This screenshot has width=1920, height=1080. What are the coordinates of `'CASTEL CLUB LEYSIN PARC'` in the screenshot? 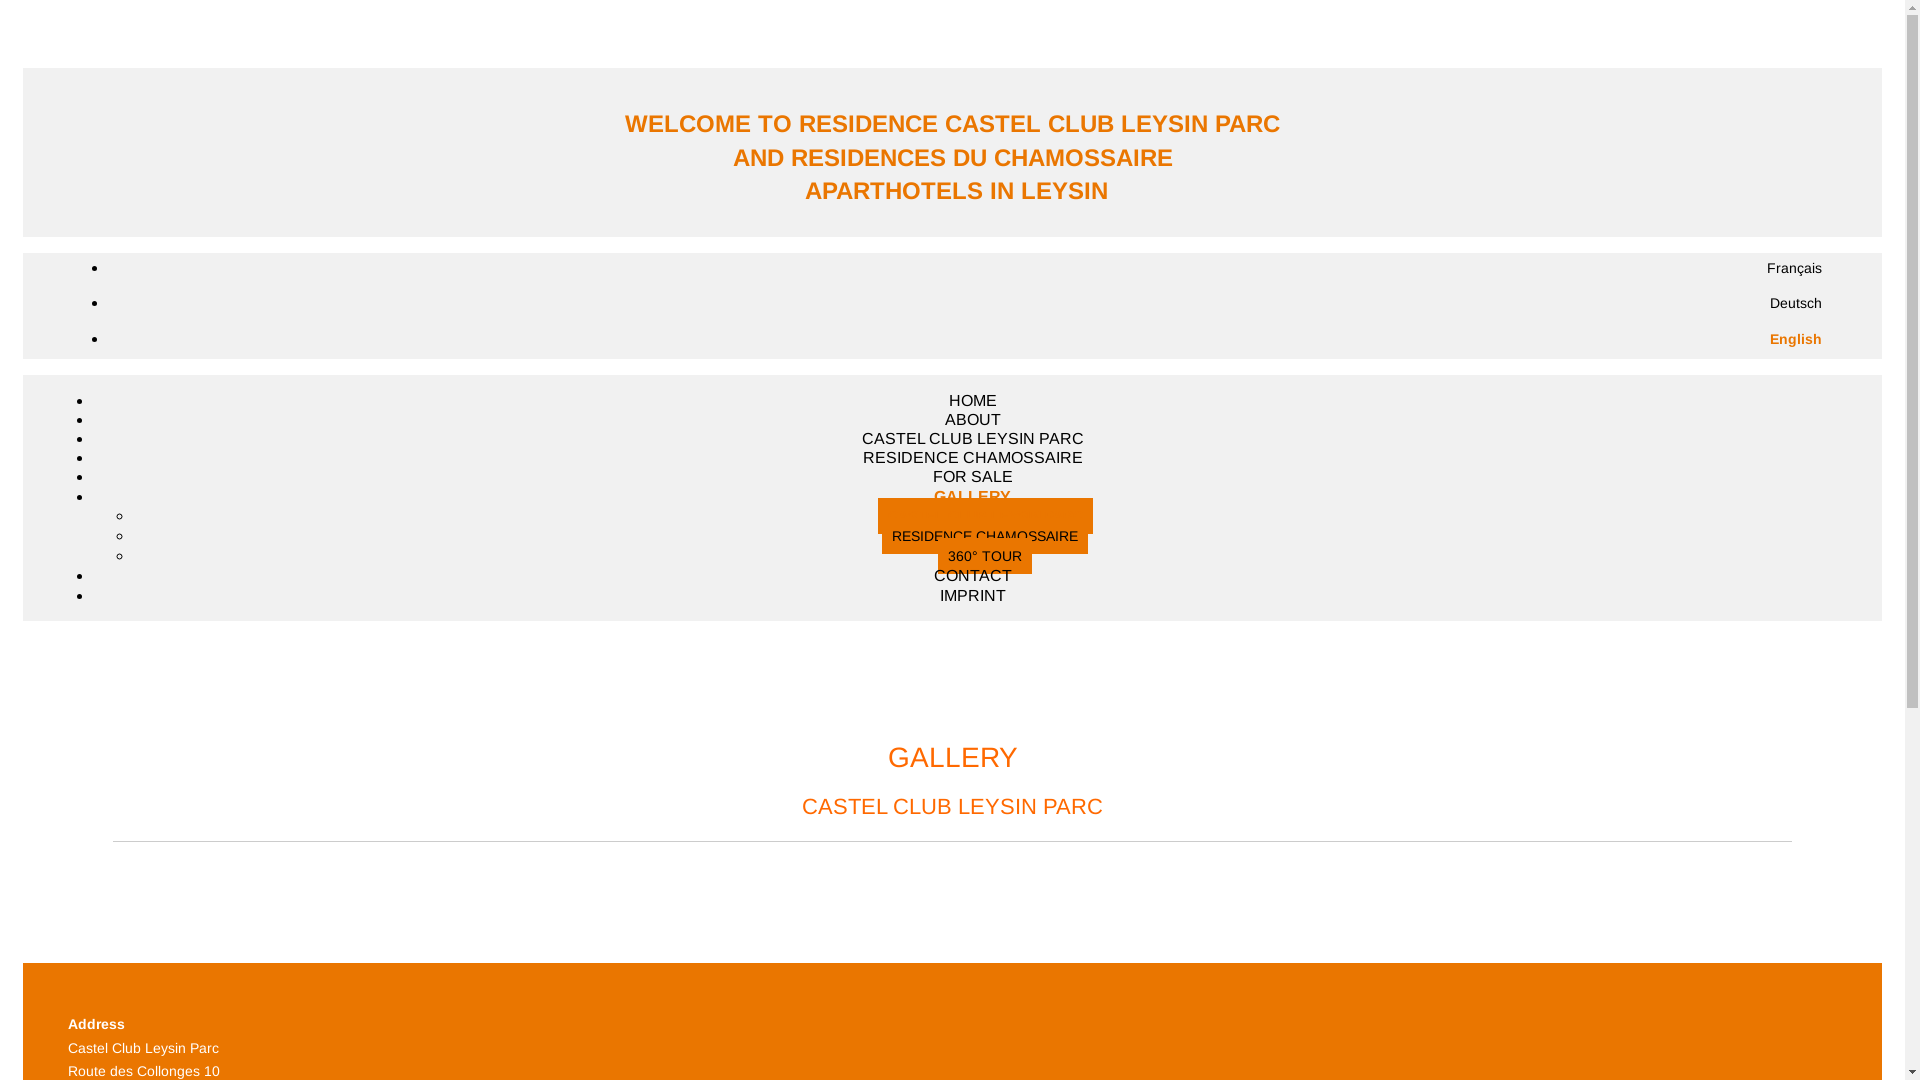 It's located at (878, 515).